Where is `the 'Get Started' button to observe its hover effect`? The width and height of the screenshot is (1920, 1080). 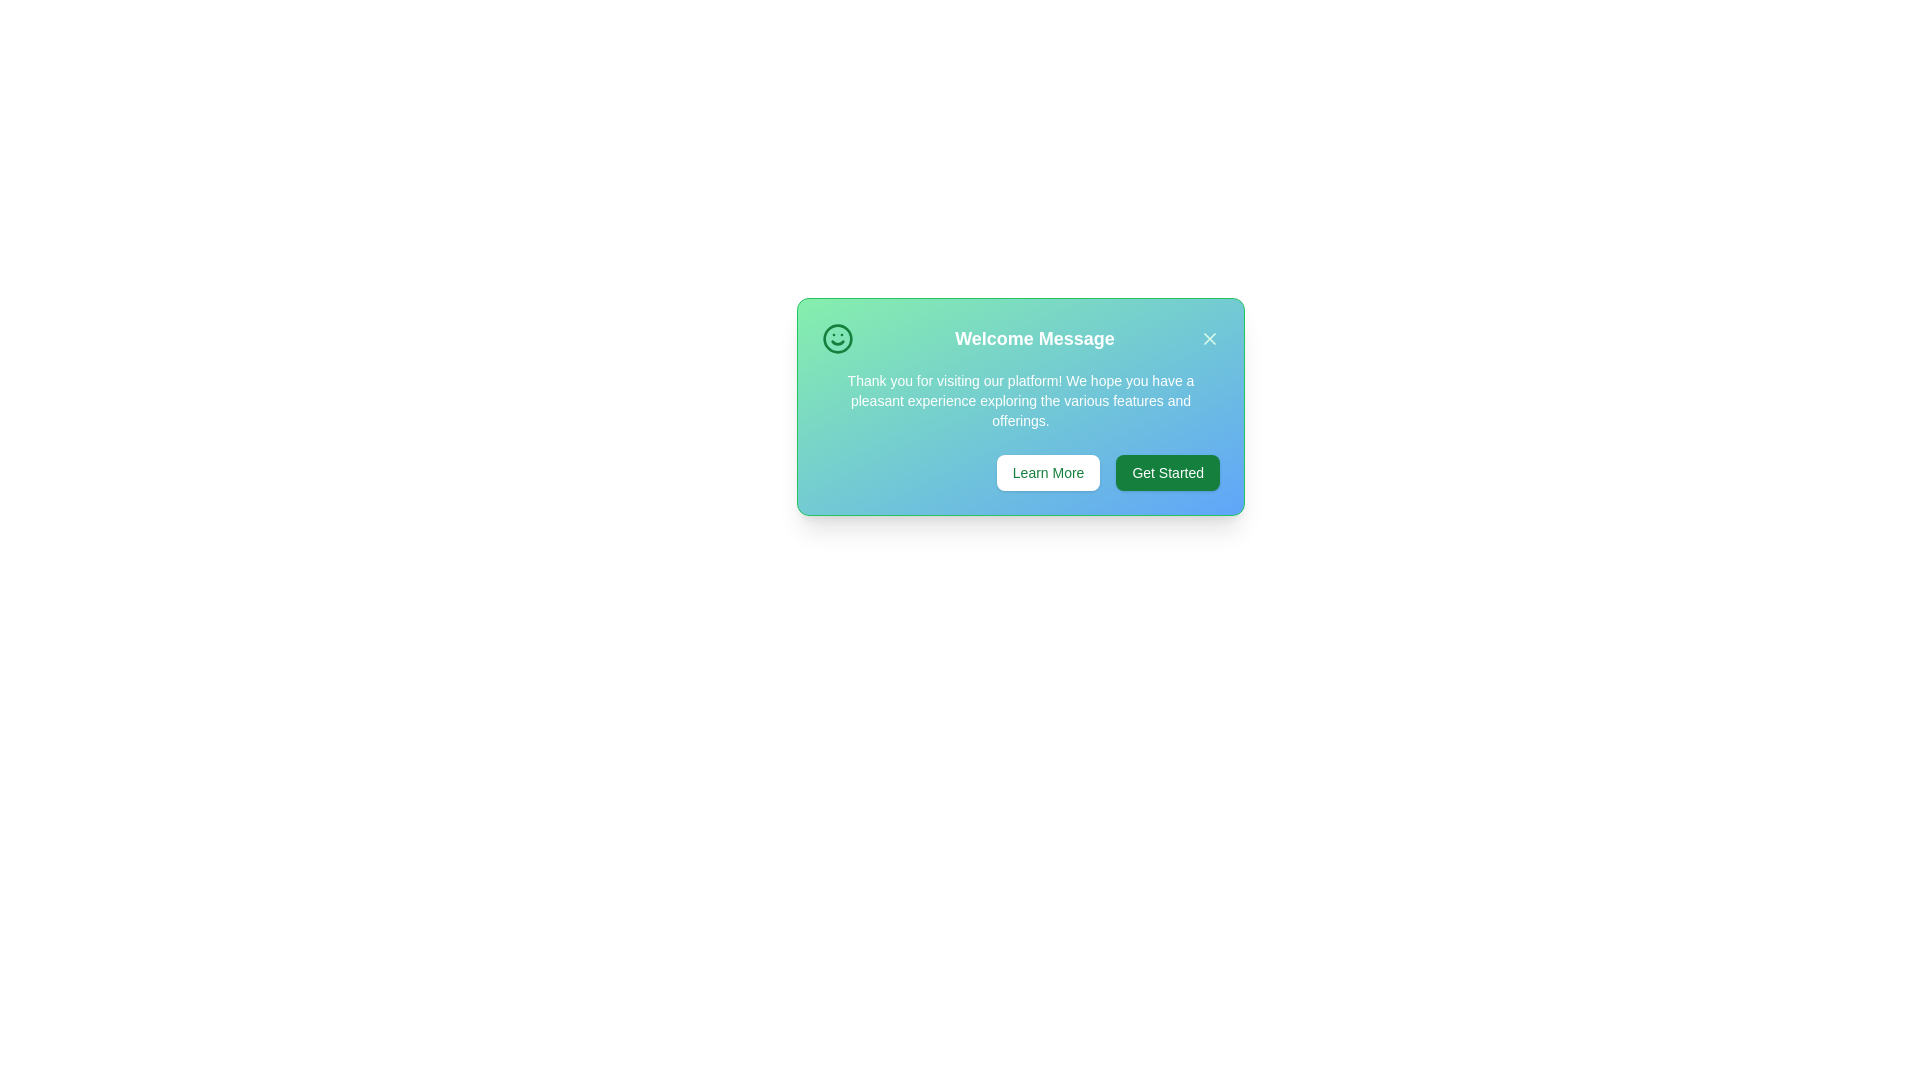
the 'Get Started' button to observe its hover effect is located at coordinates (1168, 473).